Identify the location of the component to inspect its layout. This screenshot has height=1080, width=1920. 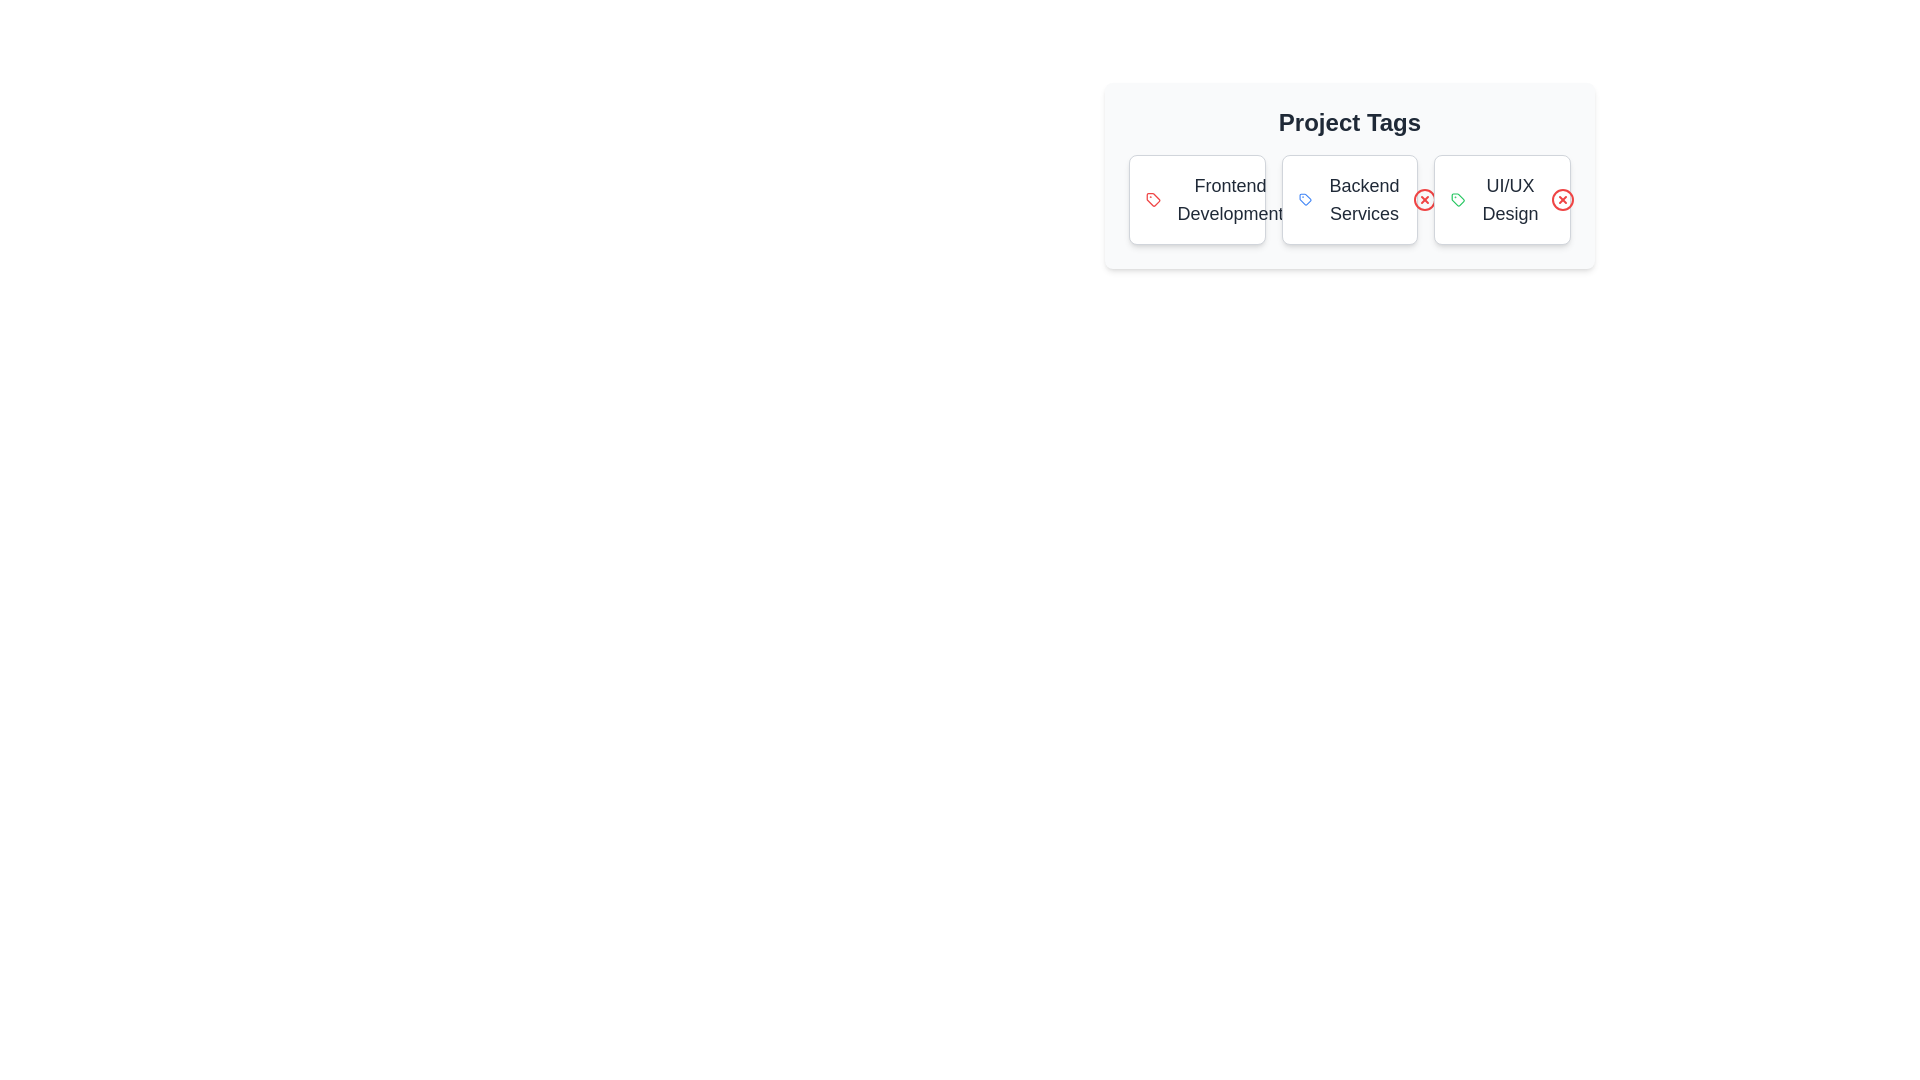
(1349, 248).